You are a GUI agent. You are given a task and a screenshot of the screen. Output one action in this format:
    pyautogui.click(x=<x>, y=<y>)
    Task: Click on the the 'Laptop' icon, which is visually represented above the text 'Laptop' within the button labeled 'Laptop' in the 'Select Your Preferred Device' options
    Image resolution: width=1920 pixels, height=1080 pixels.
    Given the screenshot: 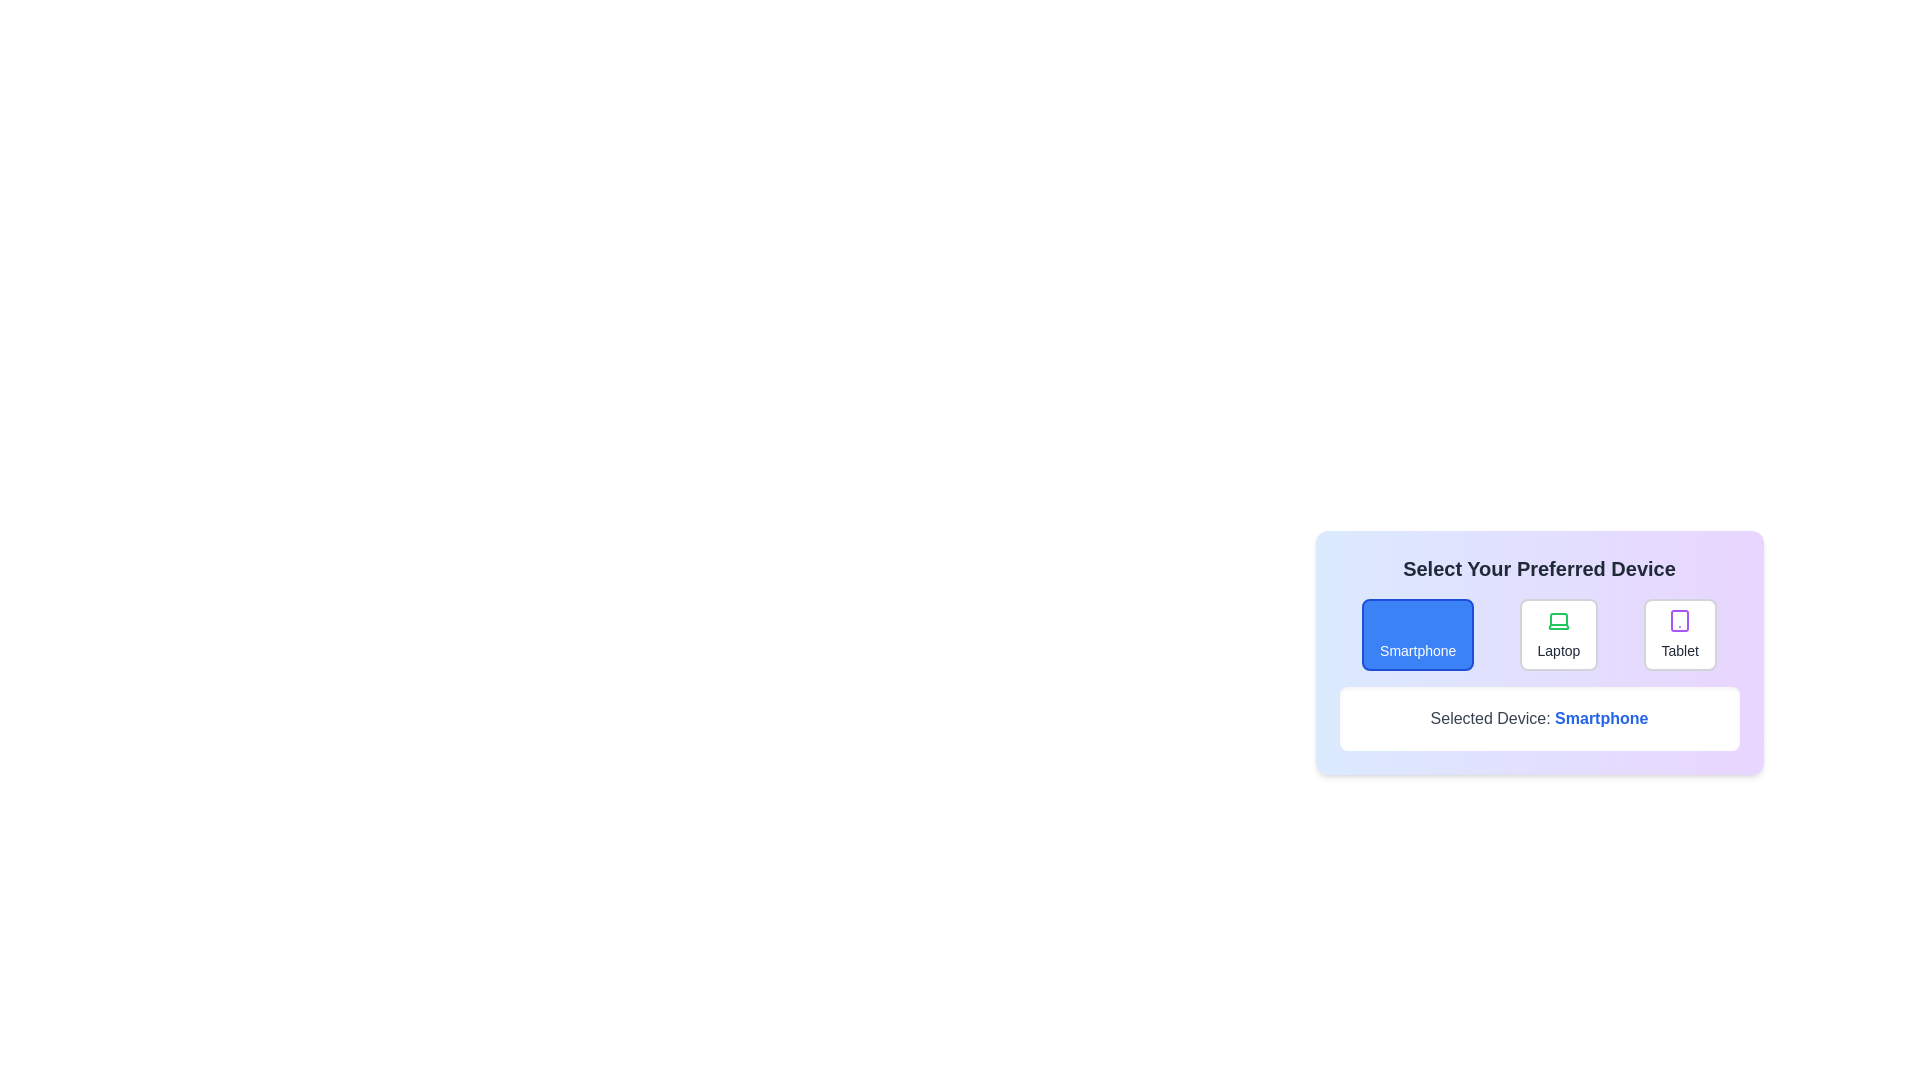 What is the action you would take?
    pyautogui.click(x=1557, y=620)
    